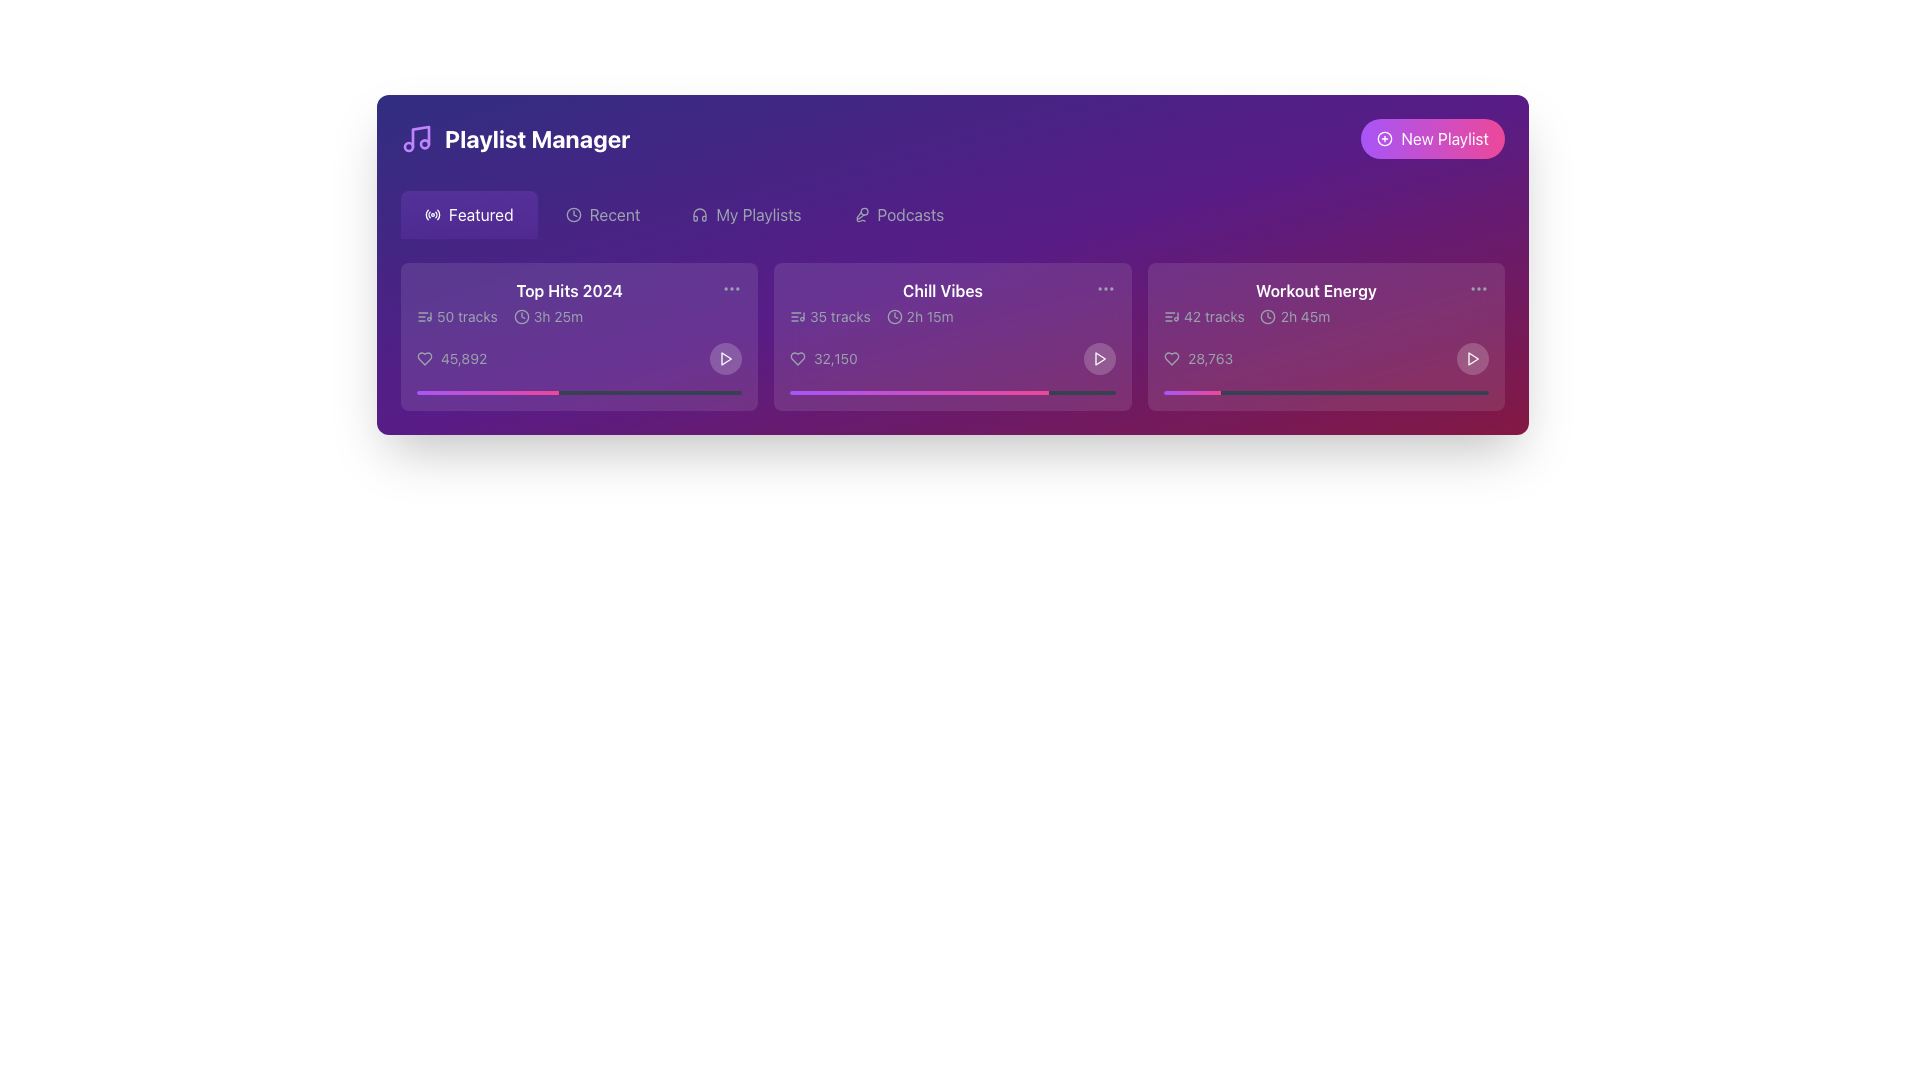  What do you see at coordinates (918, 393) in the screenshot?
I see `the partially filled progress bar segment with a gradient fill from purple to pink, located in the middle of the 'Chill Vibes' playlist card` at bounding box center [918, 393].